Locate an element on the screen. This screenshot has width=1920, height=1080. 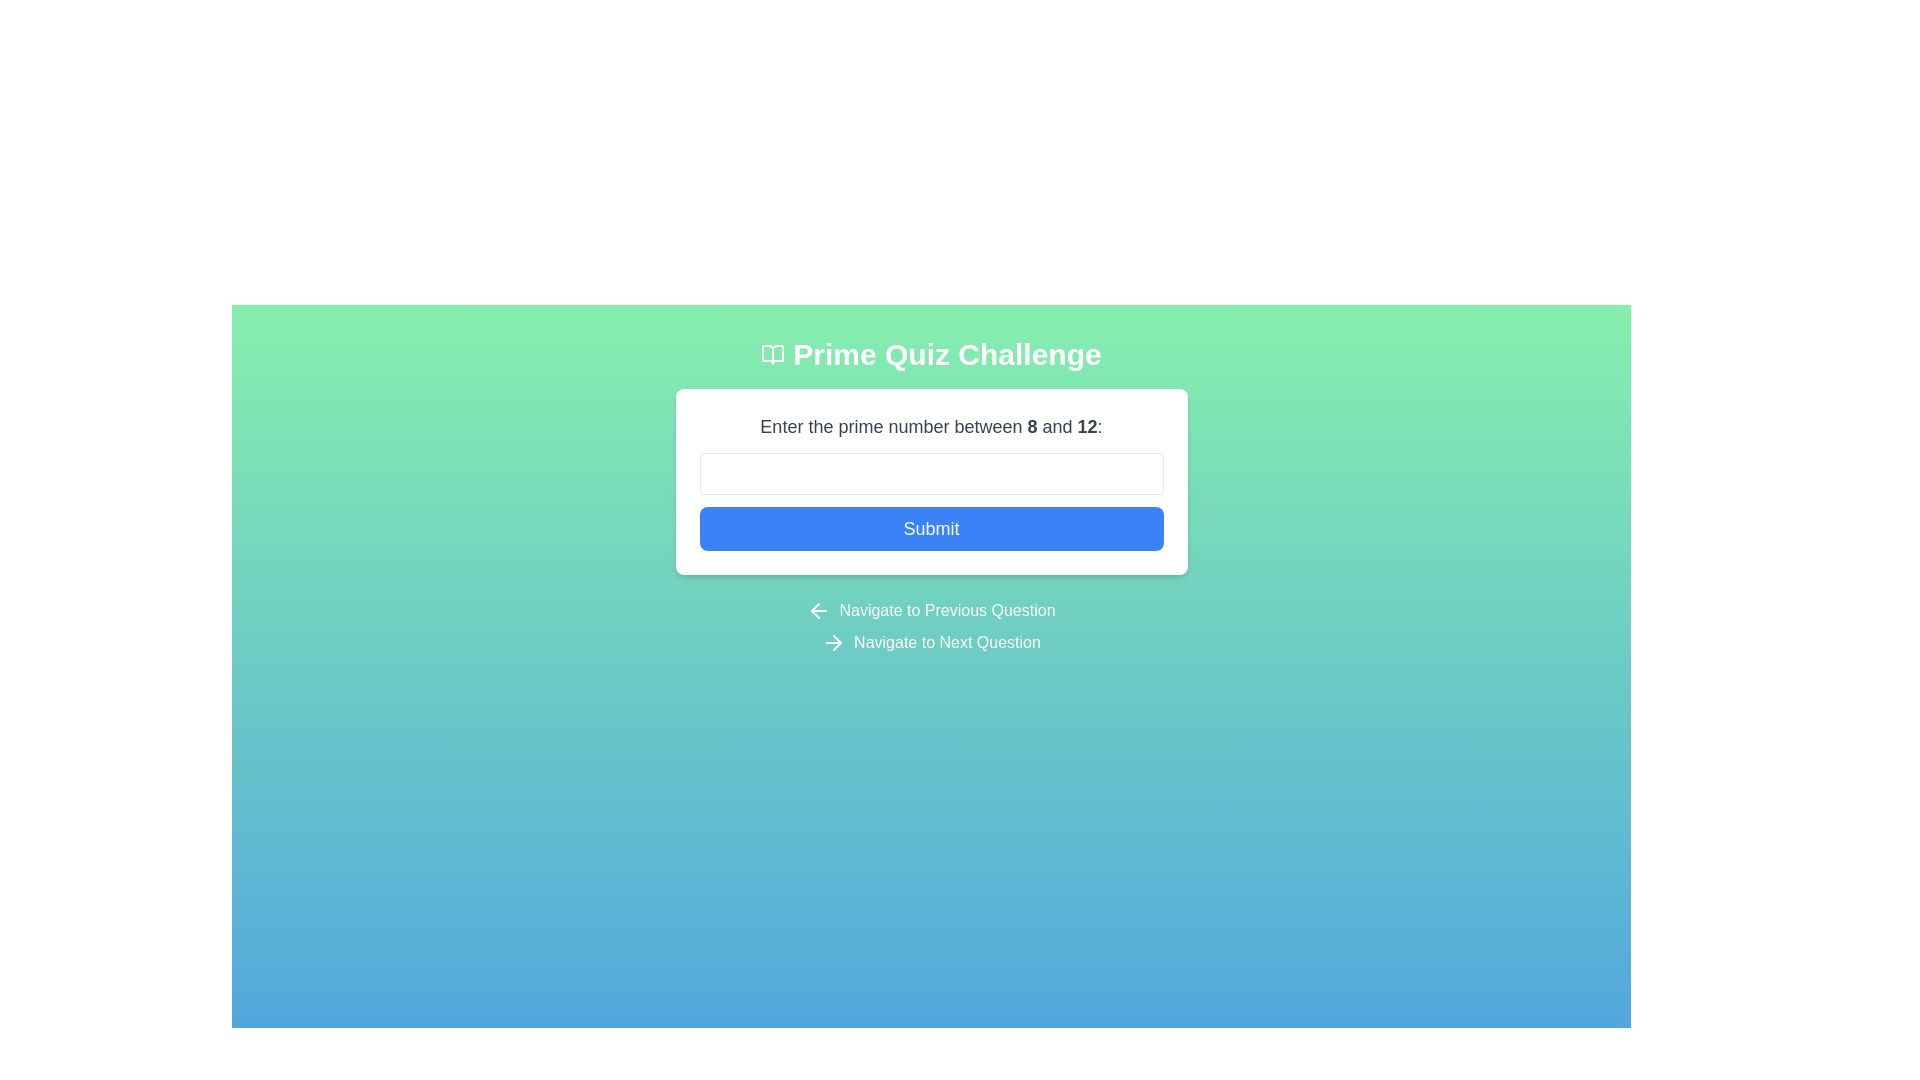
the text label that says 'Navigate to Next Question', which is styled in white text on a gradient blue-green background and is part of a navigational feature is located at coordinates (946, 643).